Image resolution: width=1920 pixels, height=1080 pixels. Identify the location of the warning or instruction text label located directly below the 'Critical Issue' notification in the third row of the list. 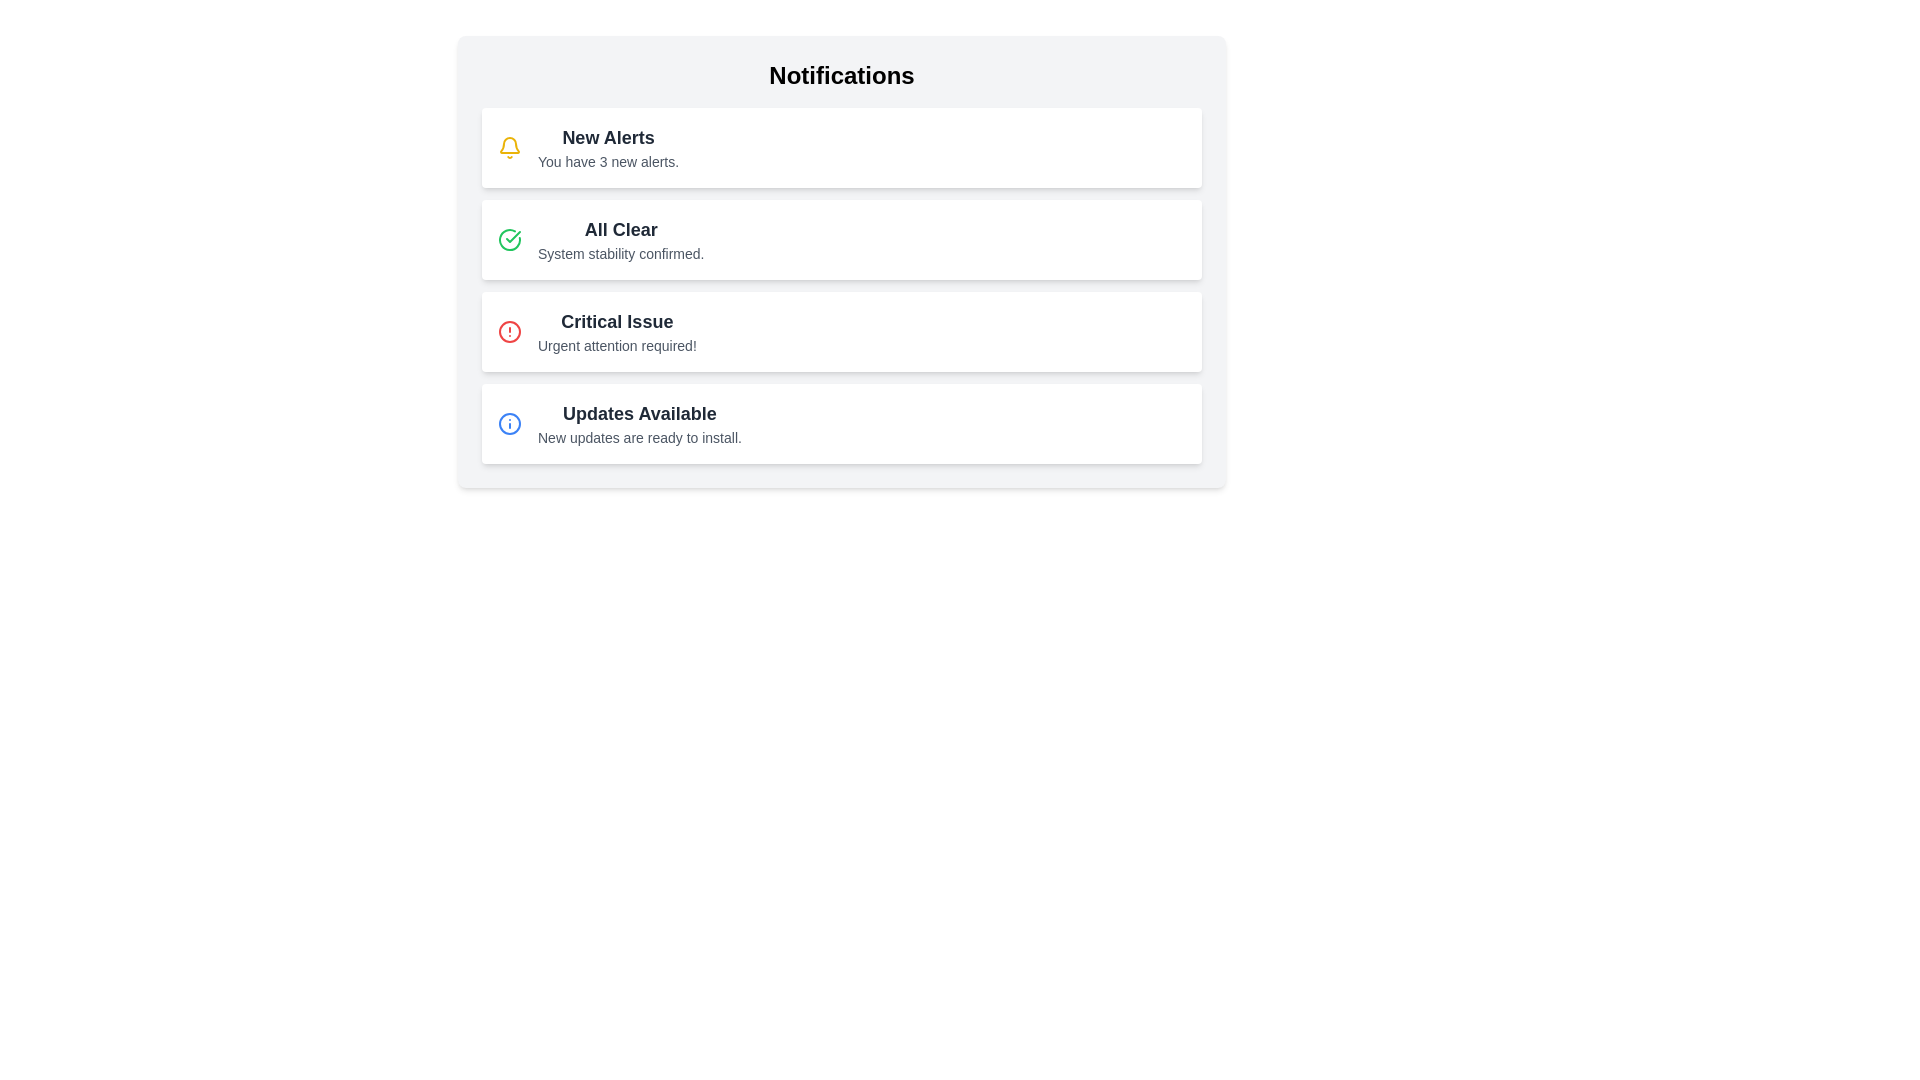
(616, 345).